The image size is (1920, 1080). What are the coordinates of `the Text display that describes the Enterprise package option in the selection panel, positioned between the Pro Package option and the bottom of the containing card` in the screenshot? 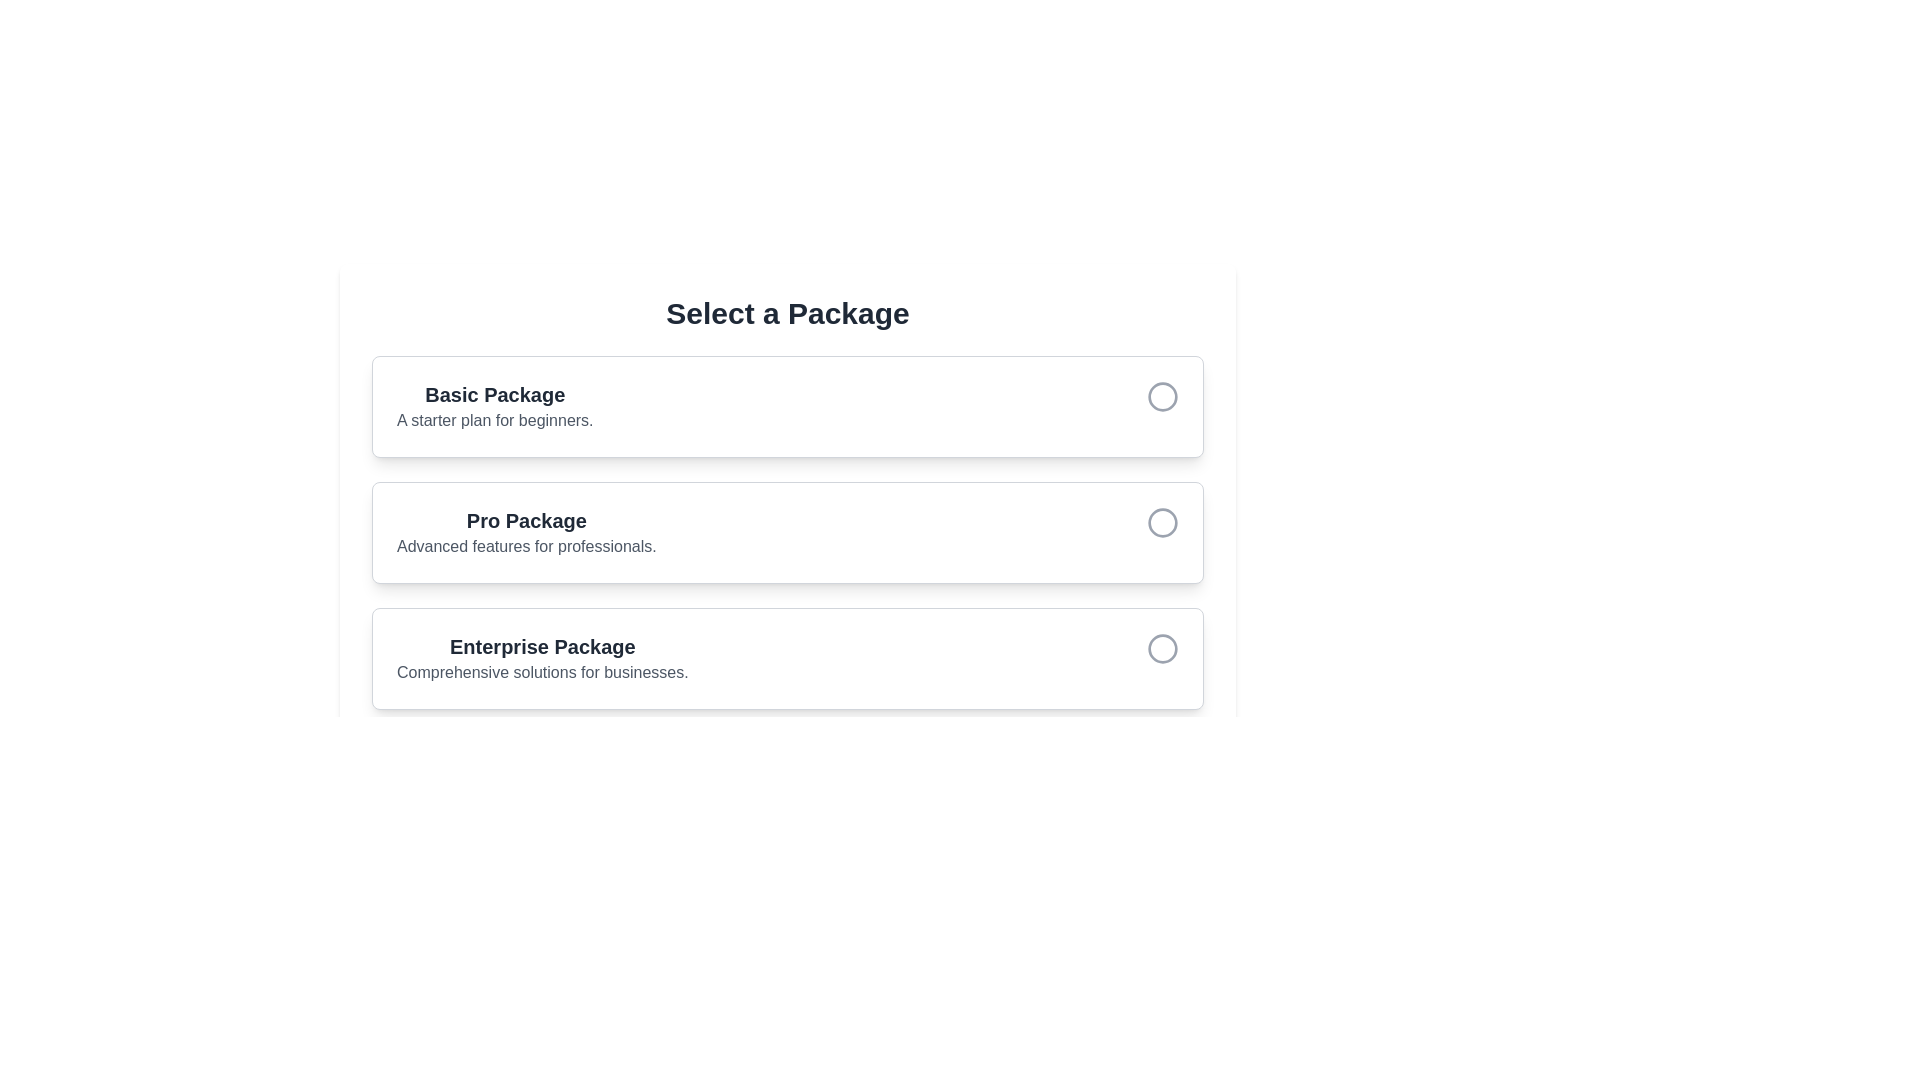 It's located at (542, 659).